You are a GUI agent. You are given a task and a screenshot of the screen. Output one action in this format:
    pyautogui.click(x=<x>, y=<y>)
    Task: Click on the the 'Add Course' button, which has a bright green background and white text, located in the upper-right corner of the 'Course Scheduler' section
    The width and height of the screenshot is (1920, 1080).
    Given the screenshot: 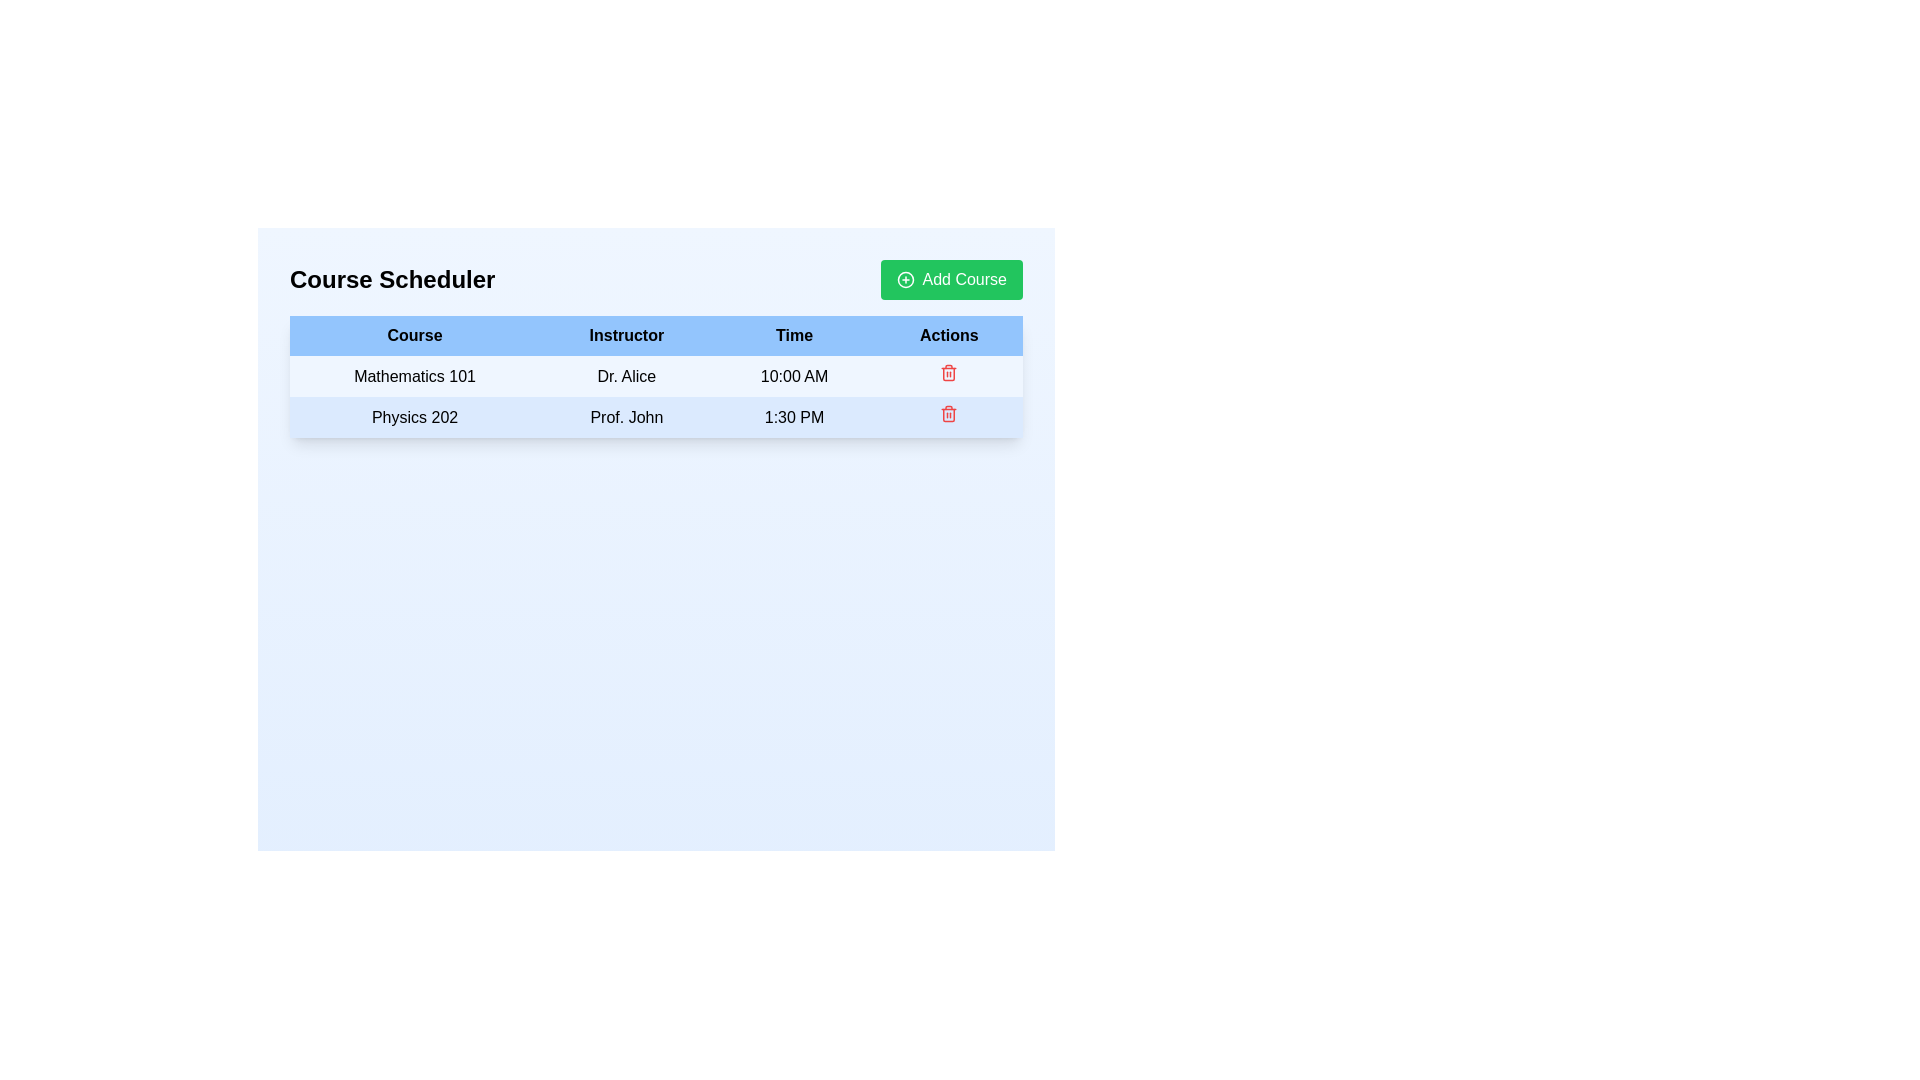 What is the action you would take?
    pyautogui.click(x=950, y=280)
    